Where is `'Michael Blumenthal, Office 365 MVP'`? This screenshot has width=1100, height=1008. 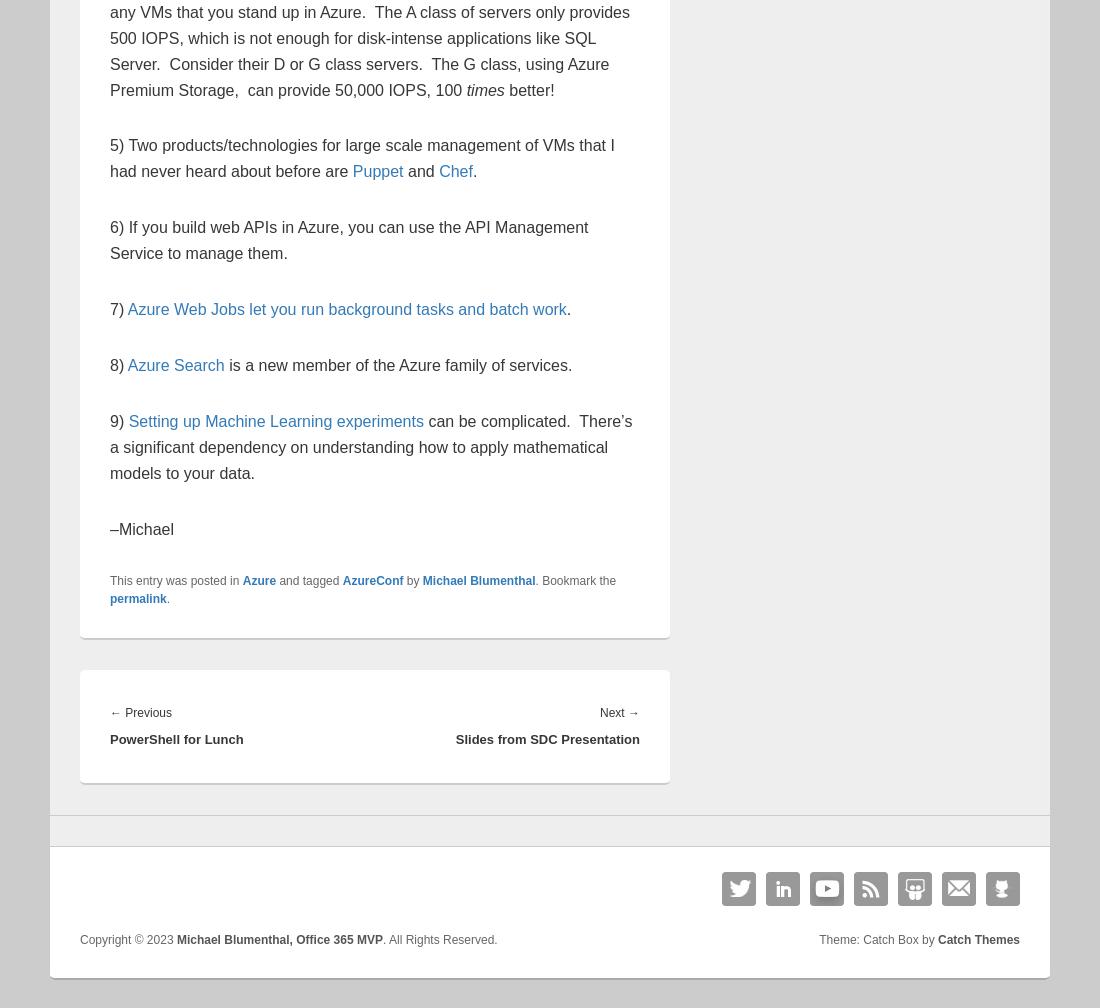 'Michael Blumenthal, Office 365 MVP' is located at coordinates (277, 939).